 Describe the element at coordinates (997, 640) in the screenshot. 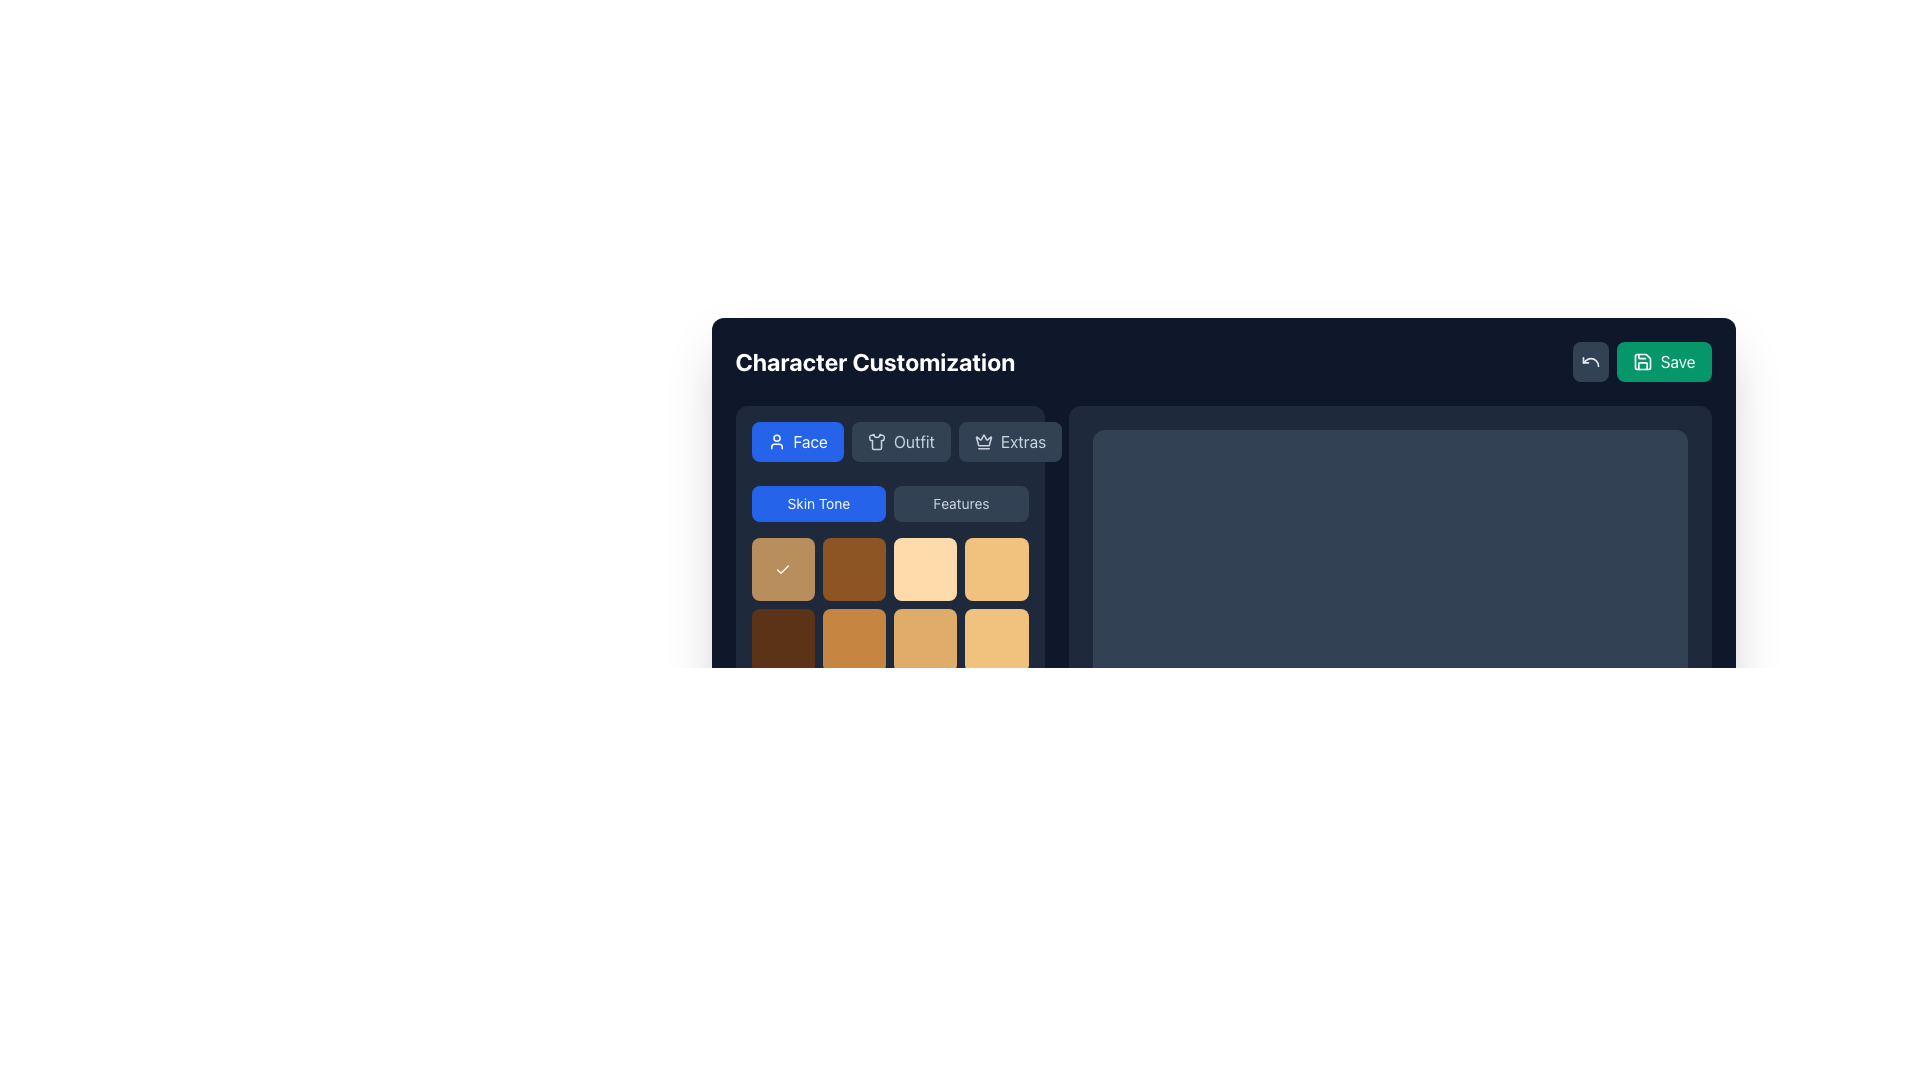

I see `the fourth color swatch in the bottom-right corner of the color customization grid` at that location.